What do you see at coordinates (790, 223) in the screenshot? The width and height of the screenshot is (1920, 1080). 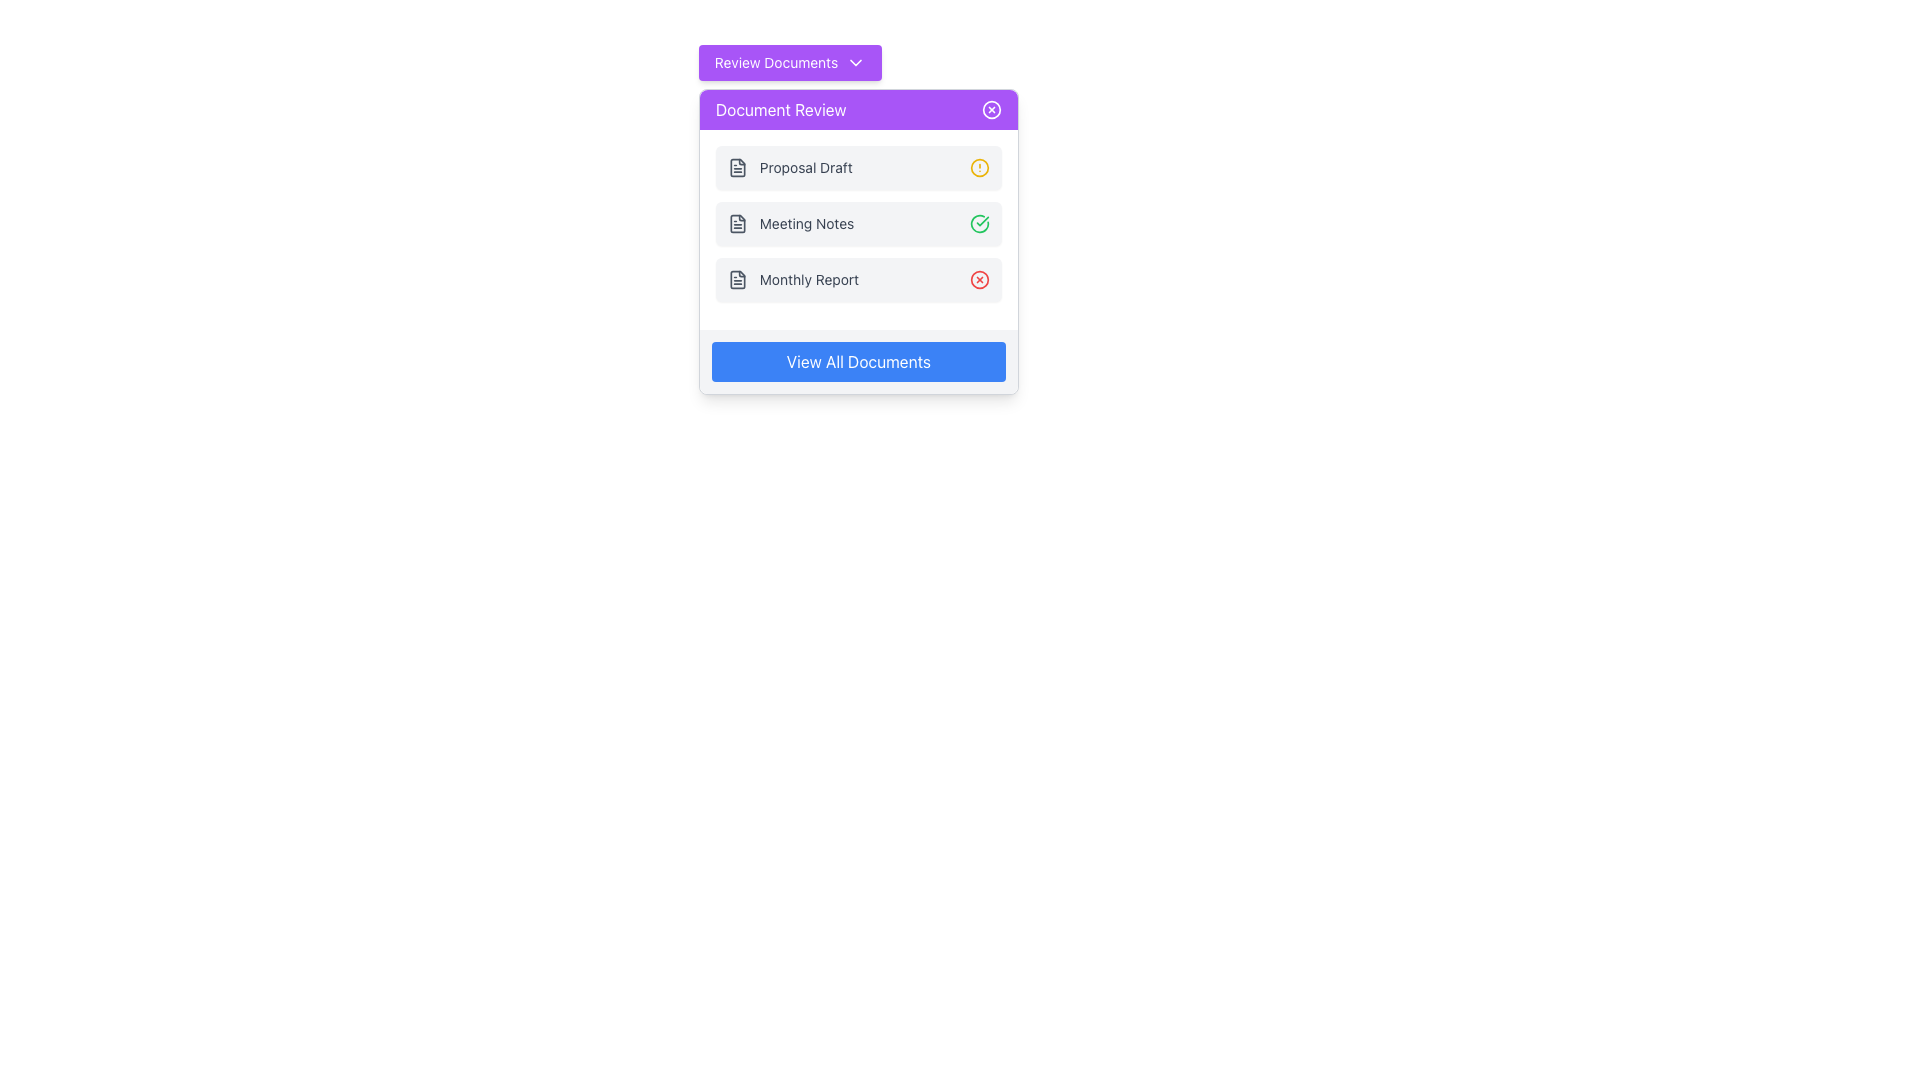 I see `the 'Meeting Notes' text label, which is styled in a small, gray font and positioned to the right of a file outline icon, located directly below 'Proposal Draft' and above 'Monthly Report' in the list under 'Document Review'` at bounding box center [790, 223].